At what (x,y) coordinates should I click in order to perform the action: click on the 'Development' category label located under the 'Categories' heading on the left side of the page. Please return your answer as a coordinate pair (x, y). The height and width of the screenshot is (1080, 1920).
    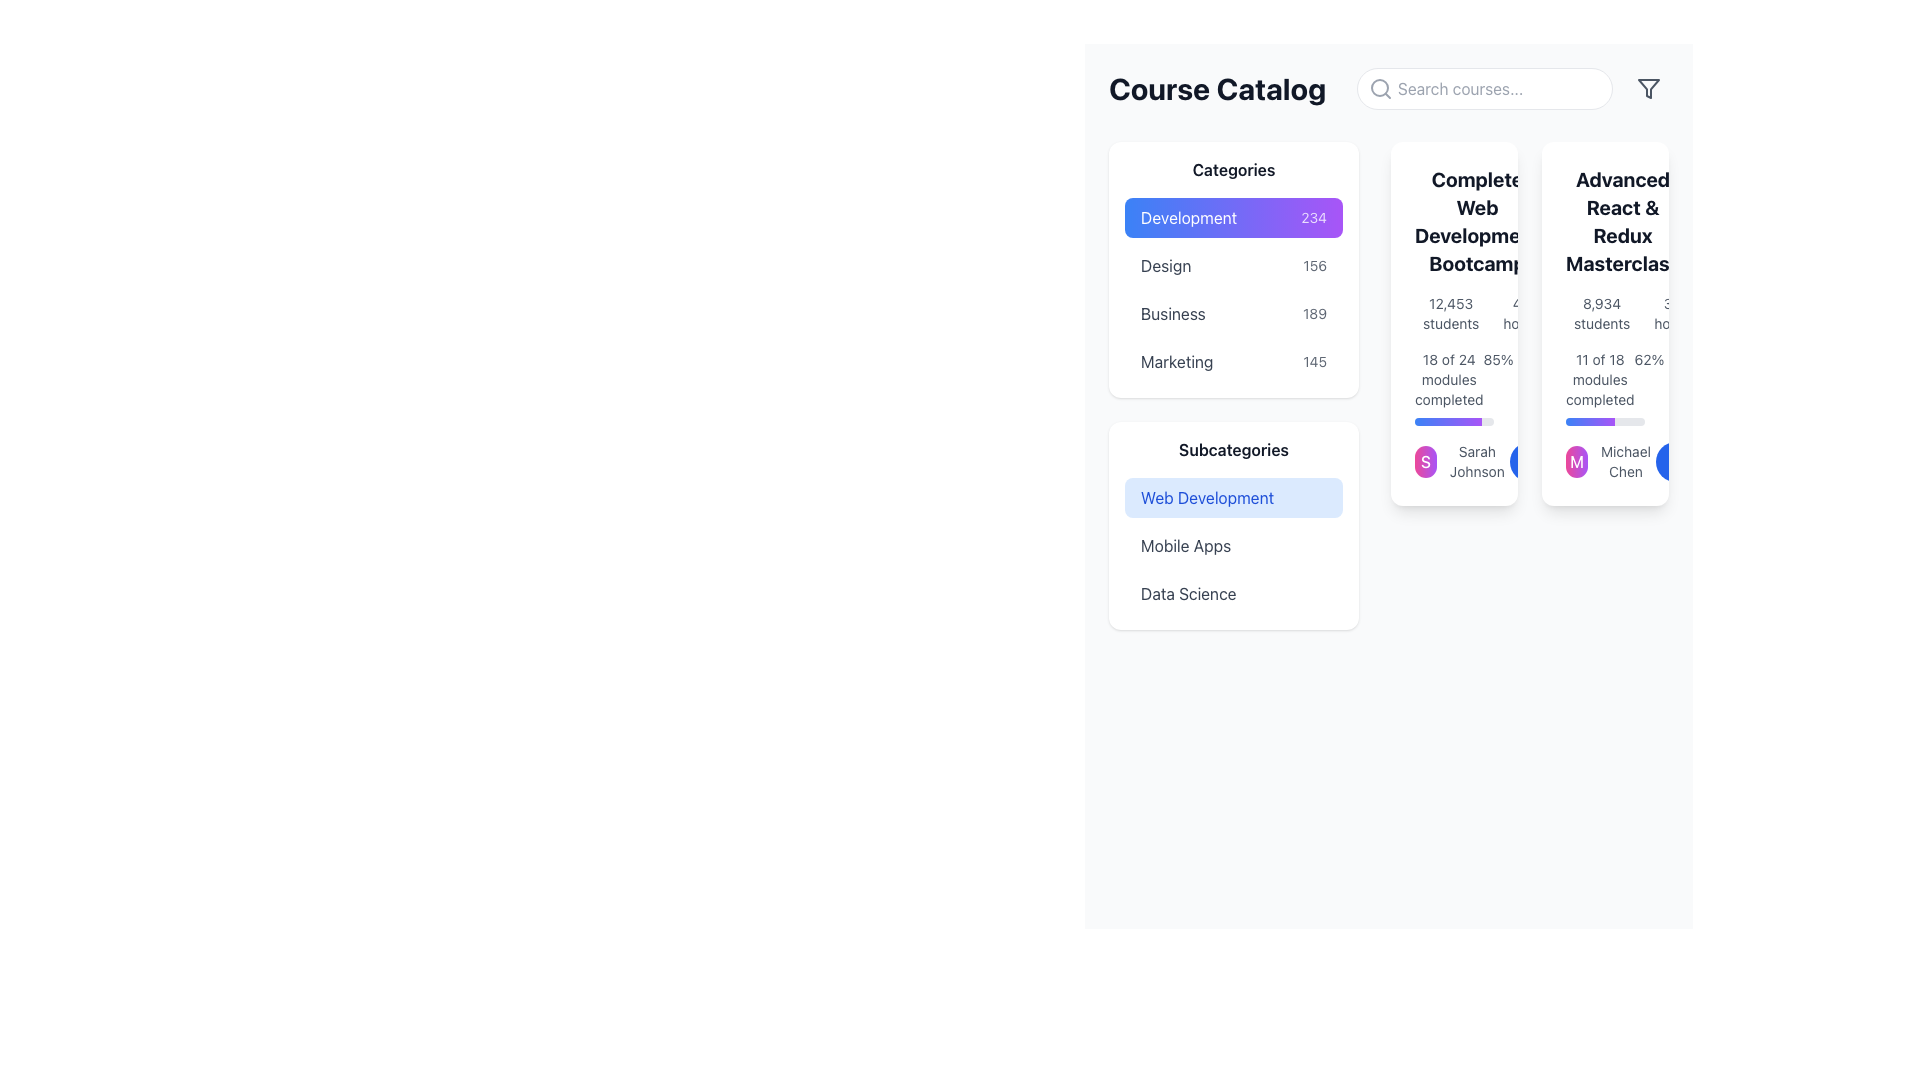
    Looking at the image, I should click on (1189, 218).